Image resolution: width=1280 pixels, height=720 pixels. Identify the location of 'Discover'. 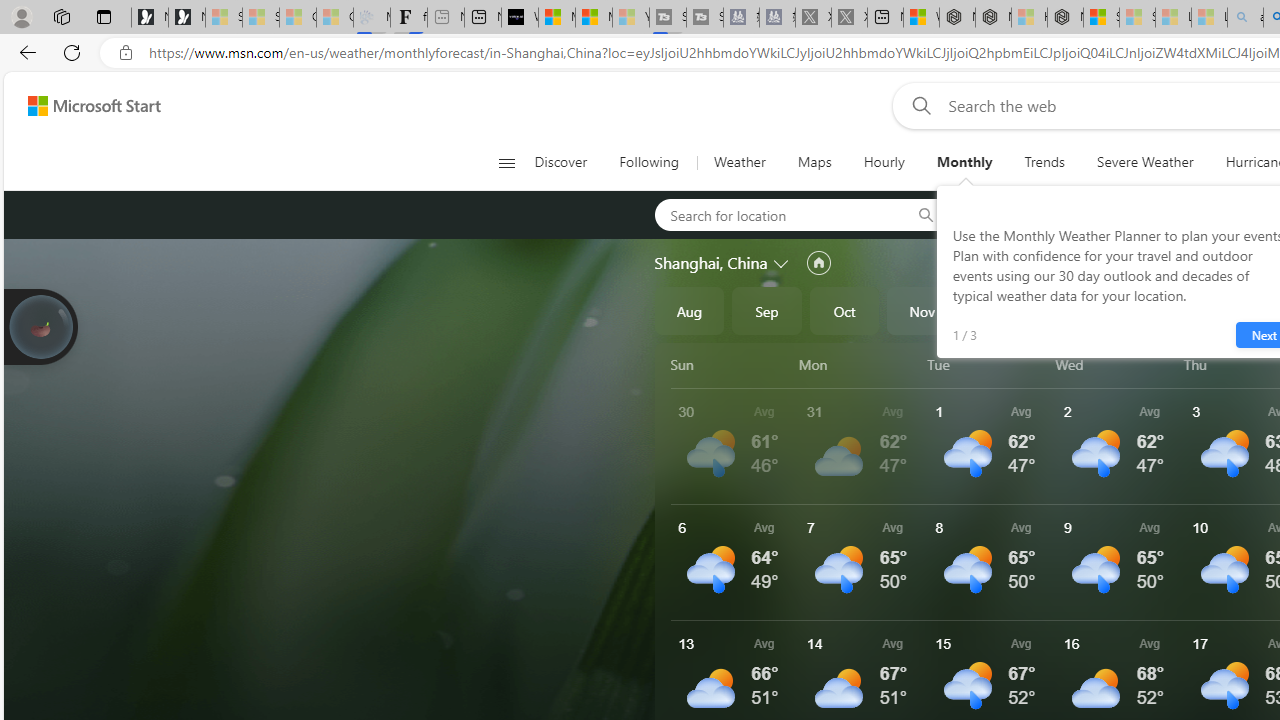
(567, 162).